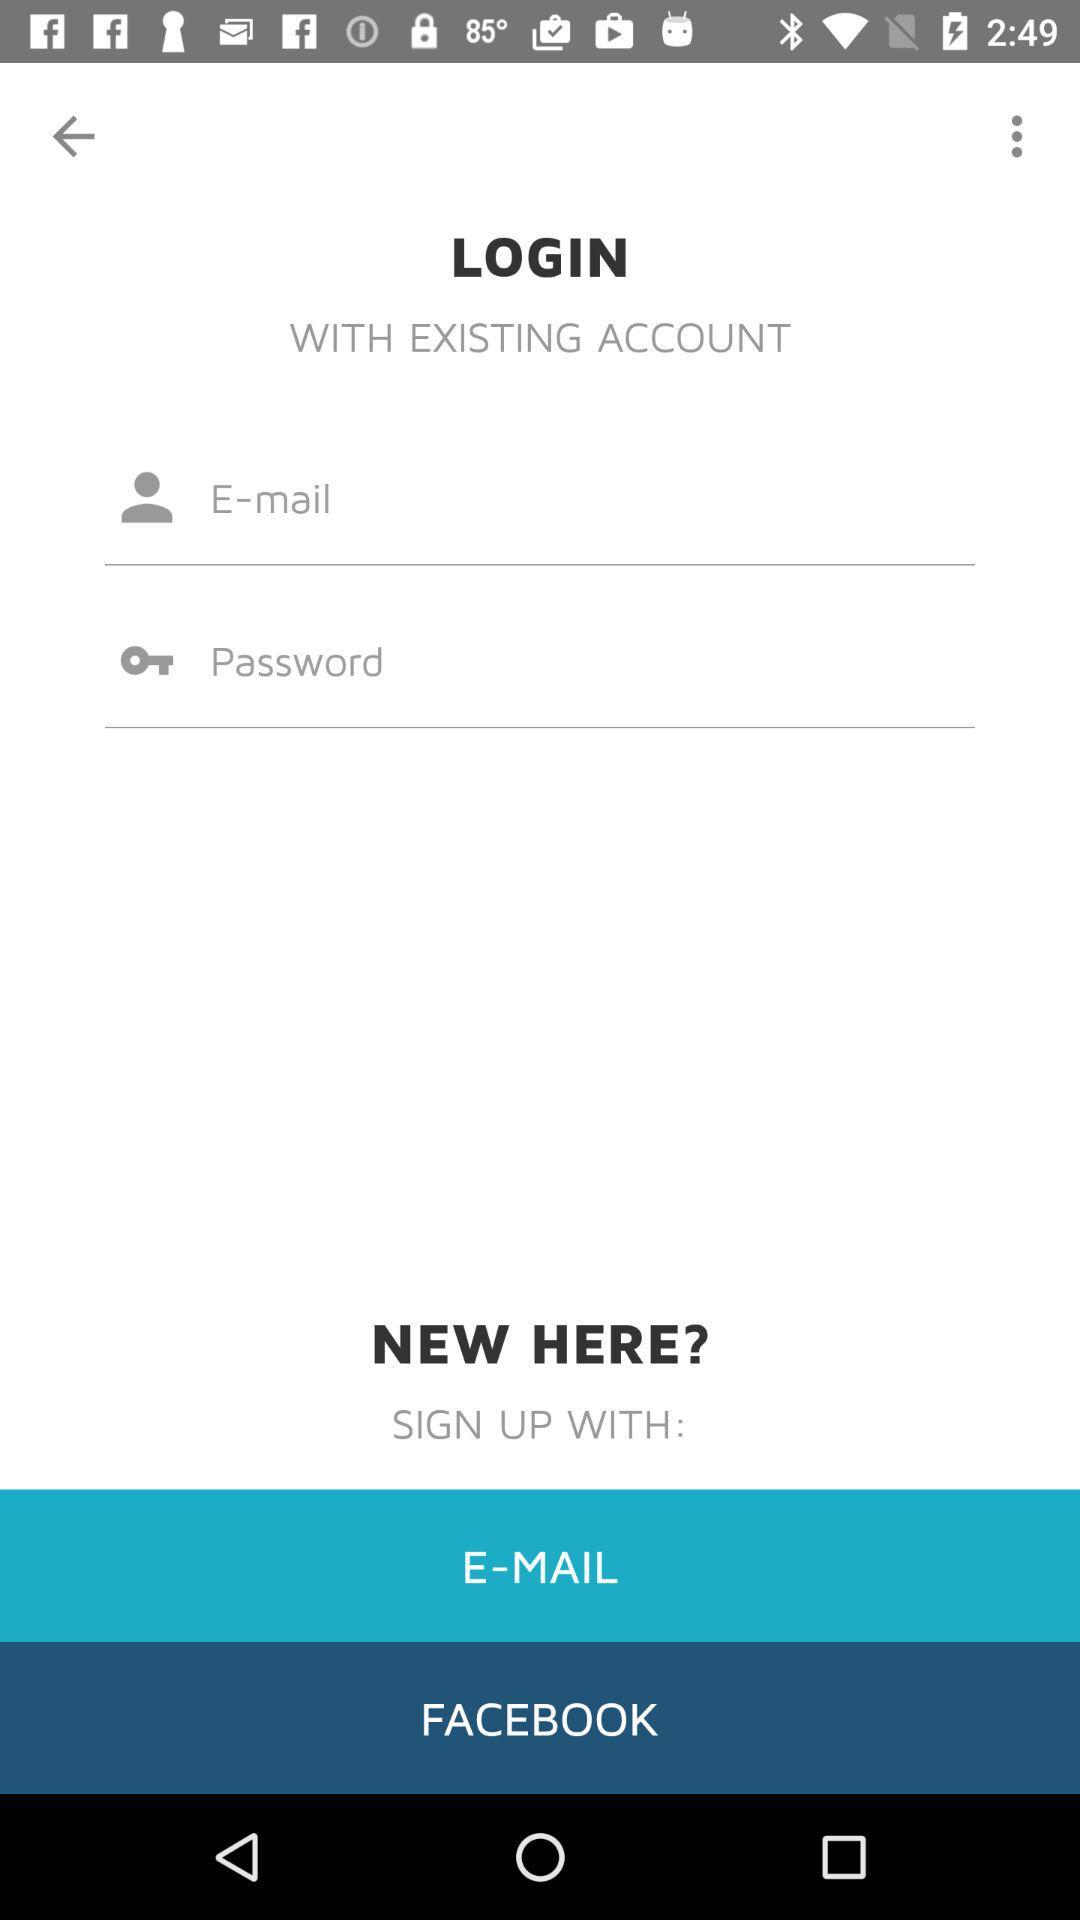 The width and height of the screenshot is (1080, 1920). Describe the element at coordinates (72, 135) in the screenshot. I see `icon above login icon` at that location.